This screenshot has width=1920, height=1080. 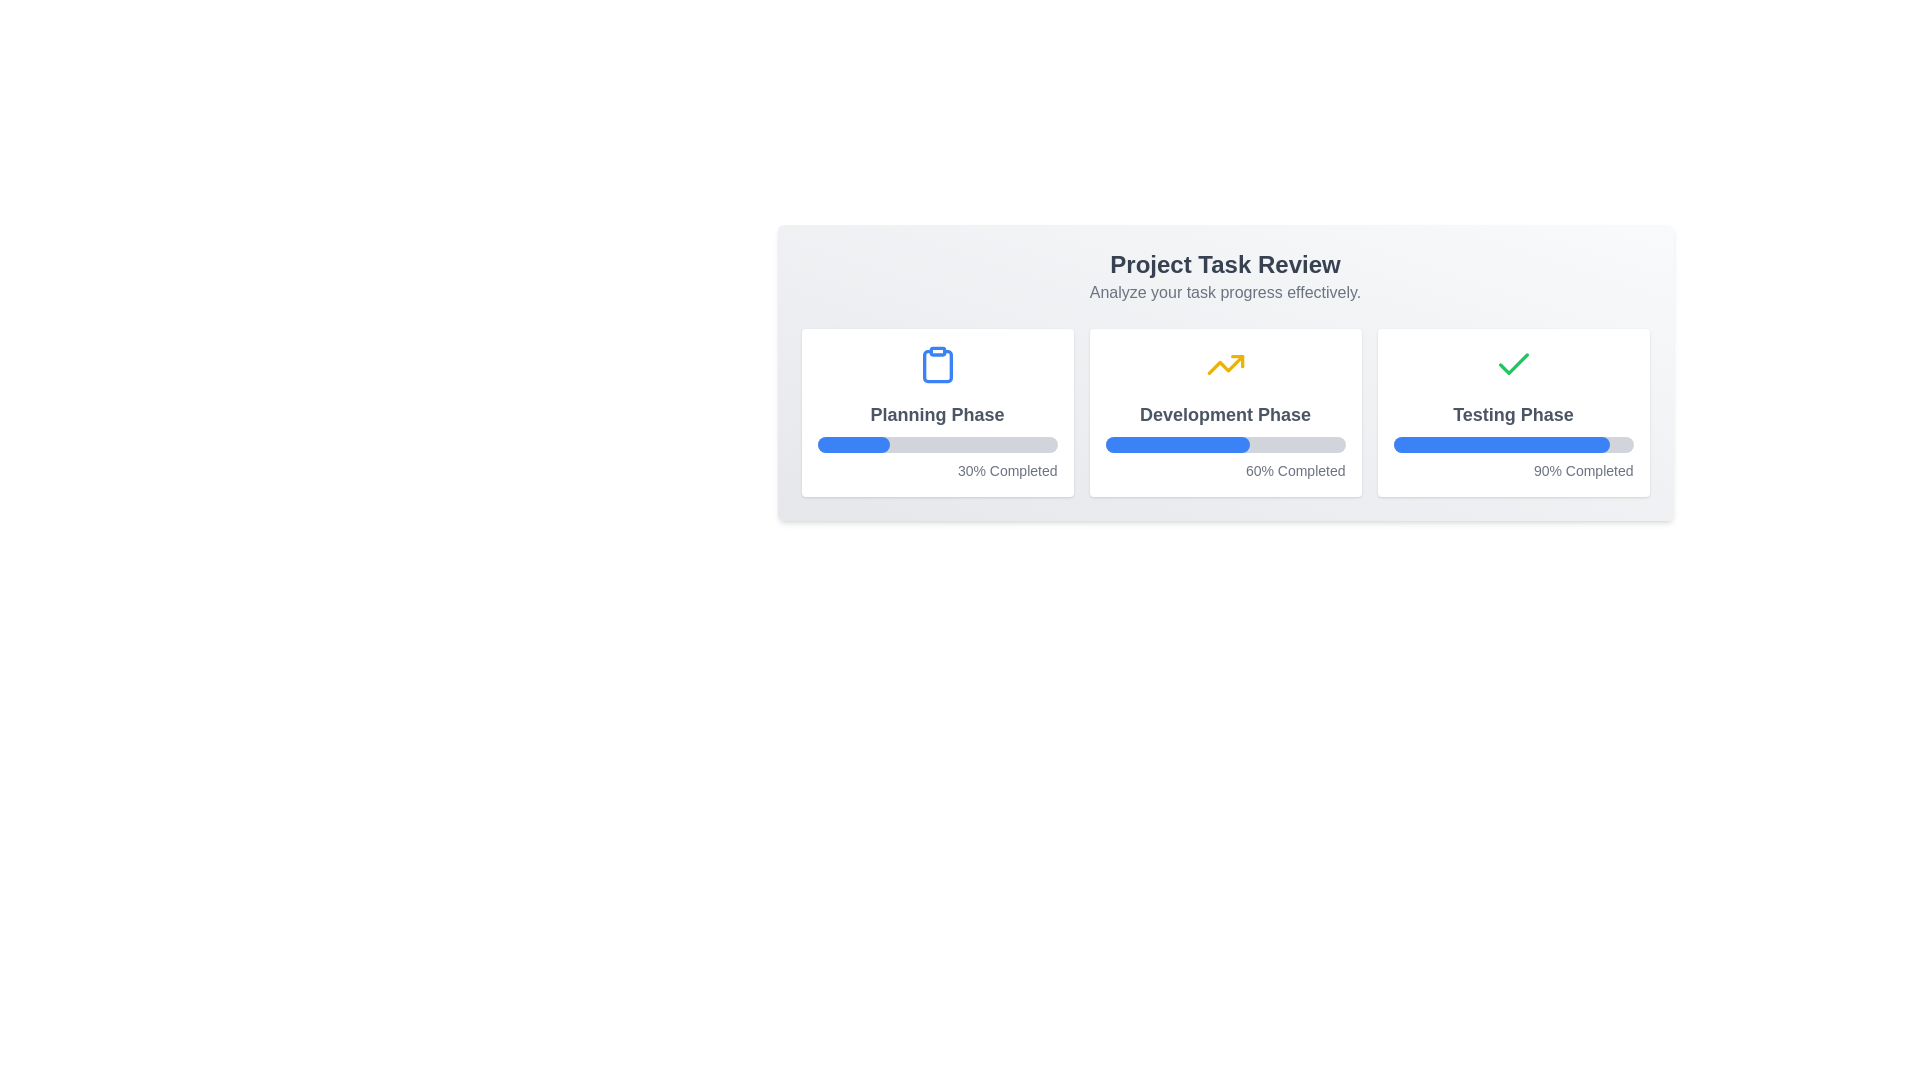 I want to click on status and progress information from the Summary card displaying 'Testing Phase' progress at 90% completion level, so click(x=1513, y=411).